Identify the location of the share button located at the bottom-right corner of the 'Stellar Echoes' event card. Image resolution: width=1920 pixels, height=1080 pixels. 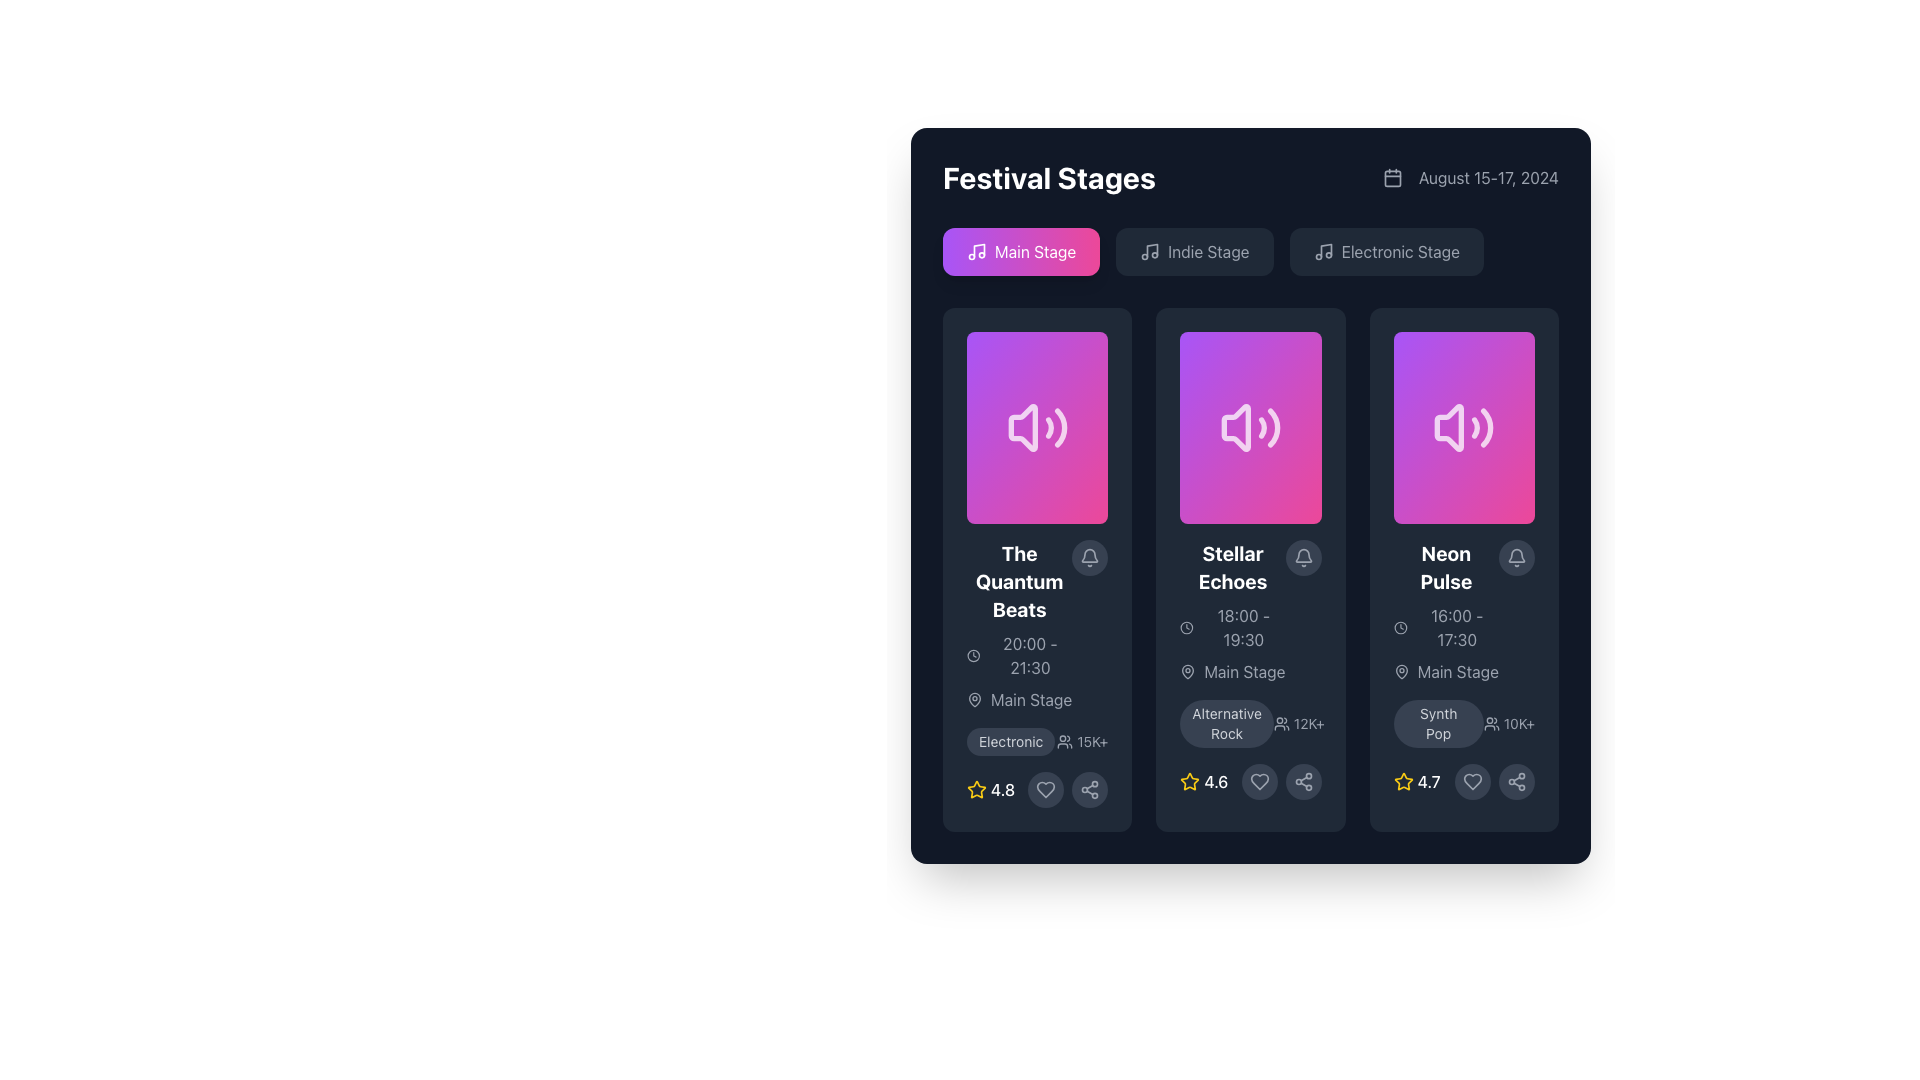
(1303, 781).